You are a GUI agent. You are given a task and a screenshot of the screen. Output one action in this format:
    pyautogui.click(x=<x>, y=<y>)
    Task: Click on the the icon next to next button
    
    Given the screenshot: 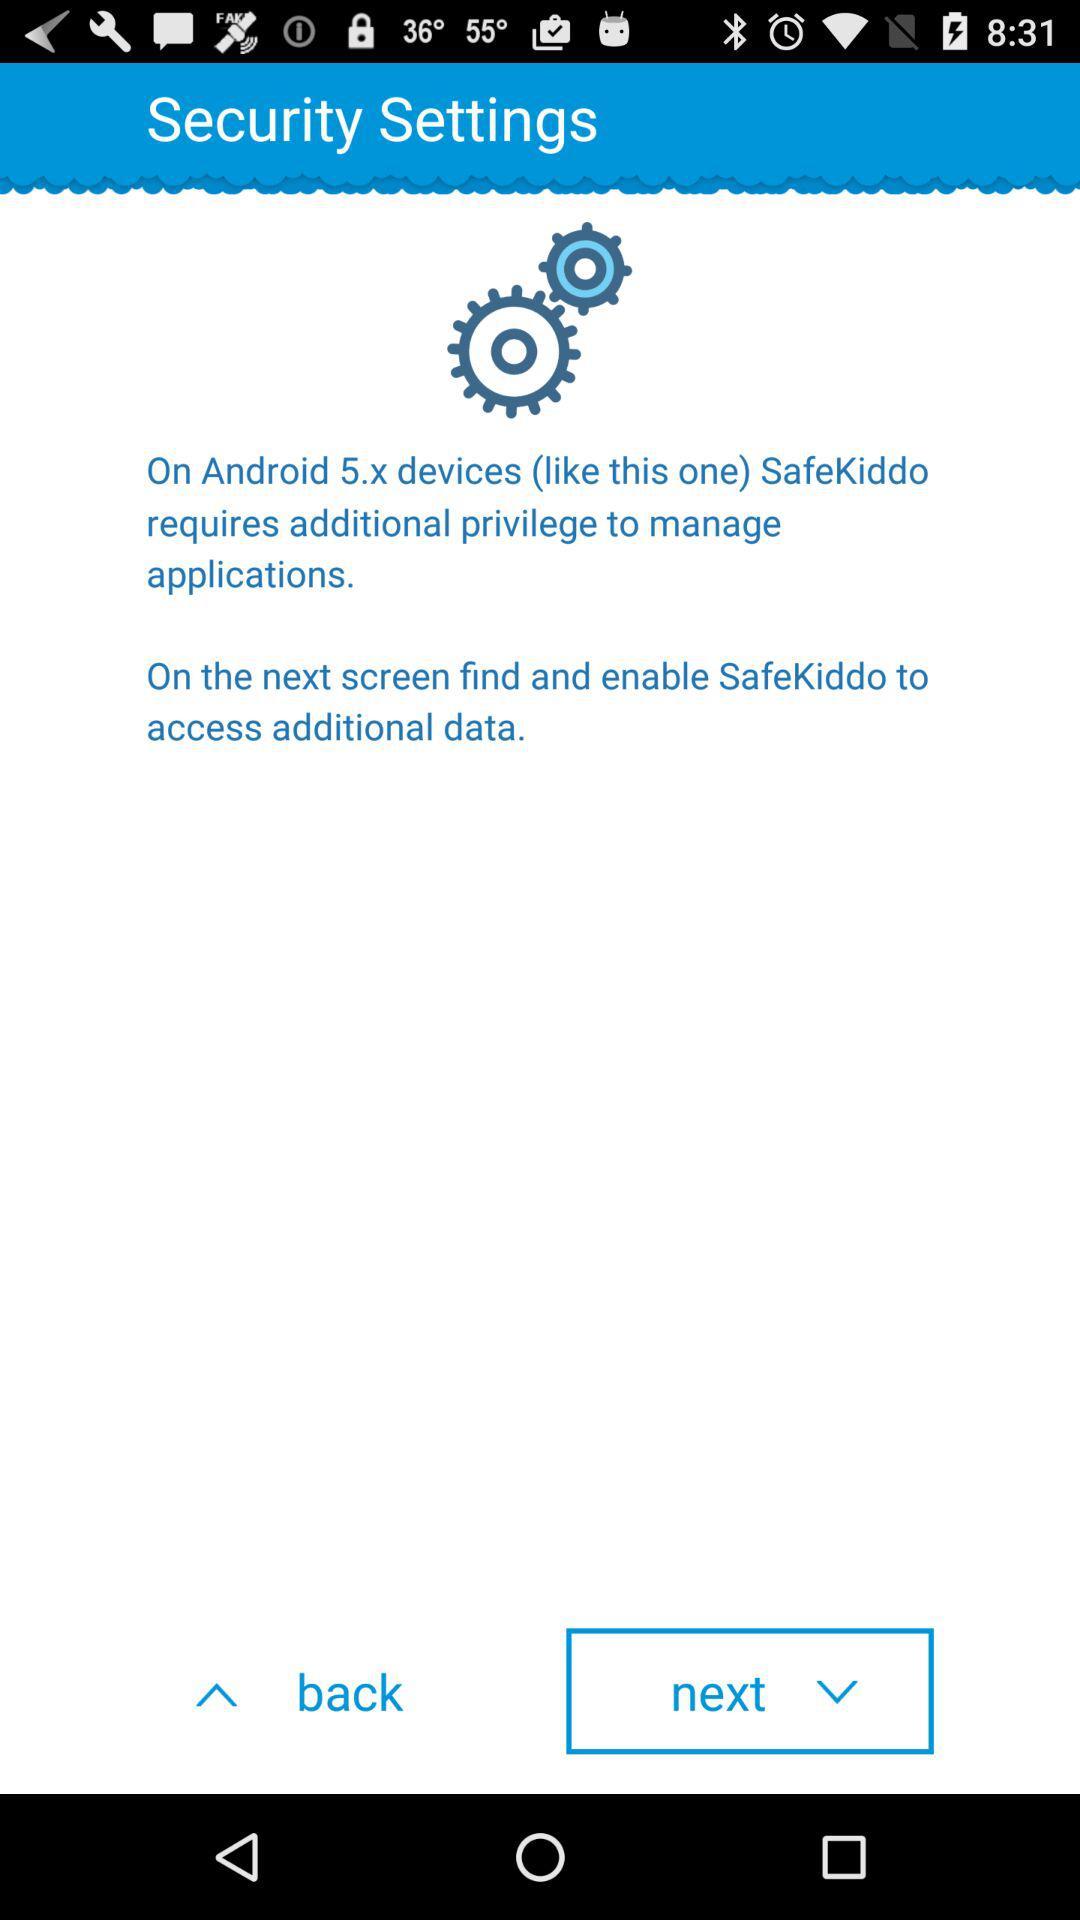 What is the action you would take?
    pyautogui.click(x=329, y=1690)
    